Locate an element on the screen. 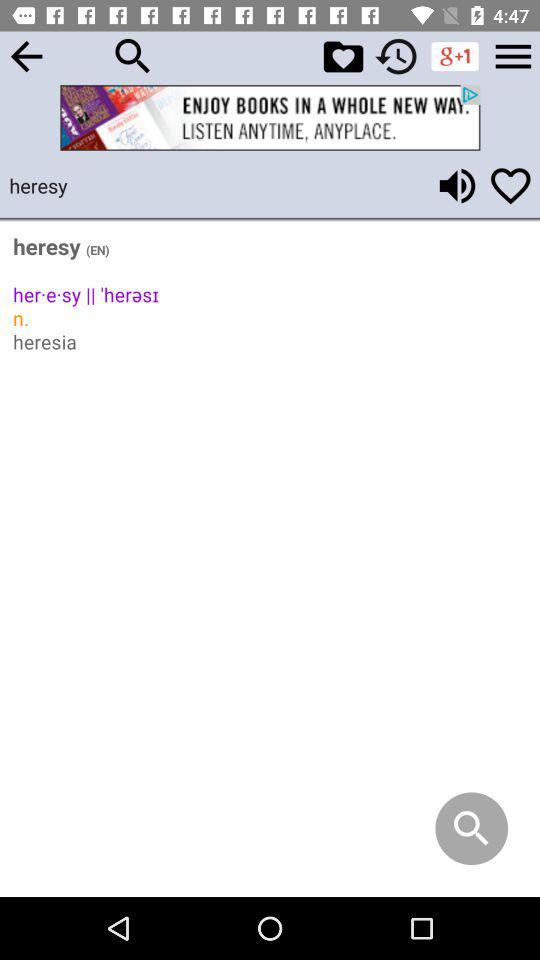 The width and height of the screenshot is (540, 960). the word is located at coordinates (510, 185).